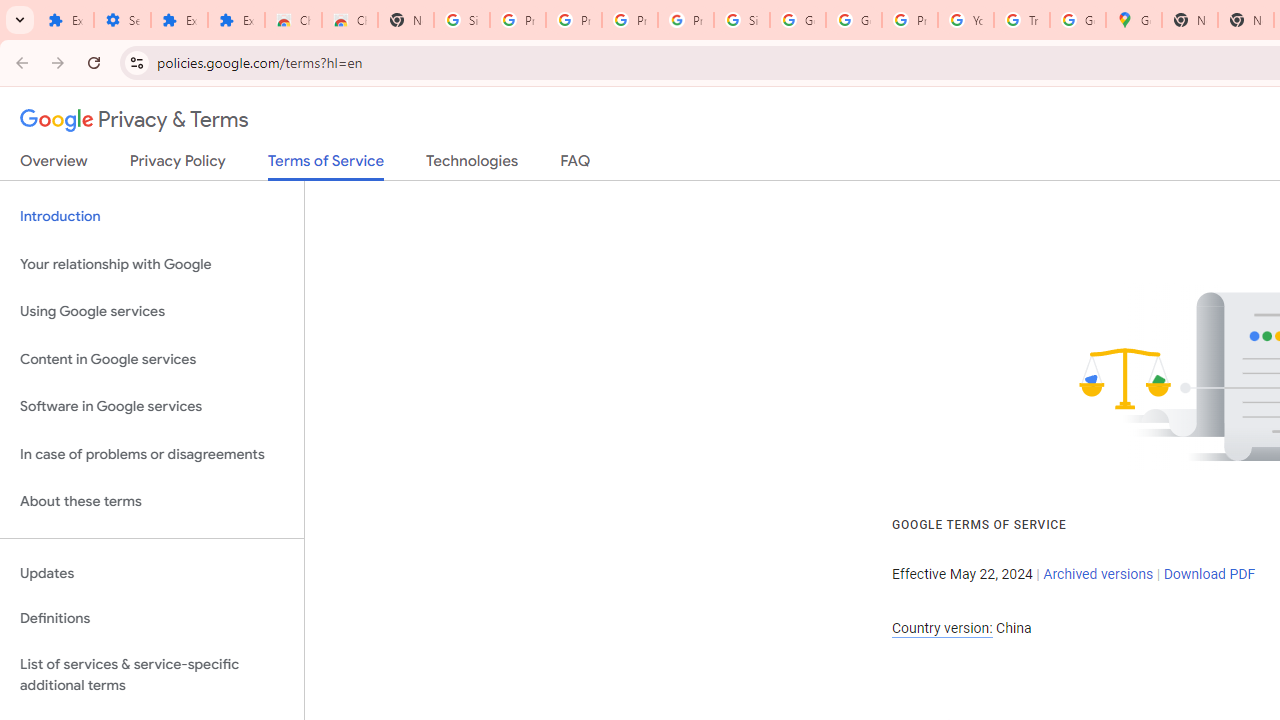  I want to click on 'Archived versions', so click(1097, 574).